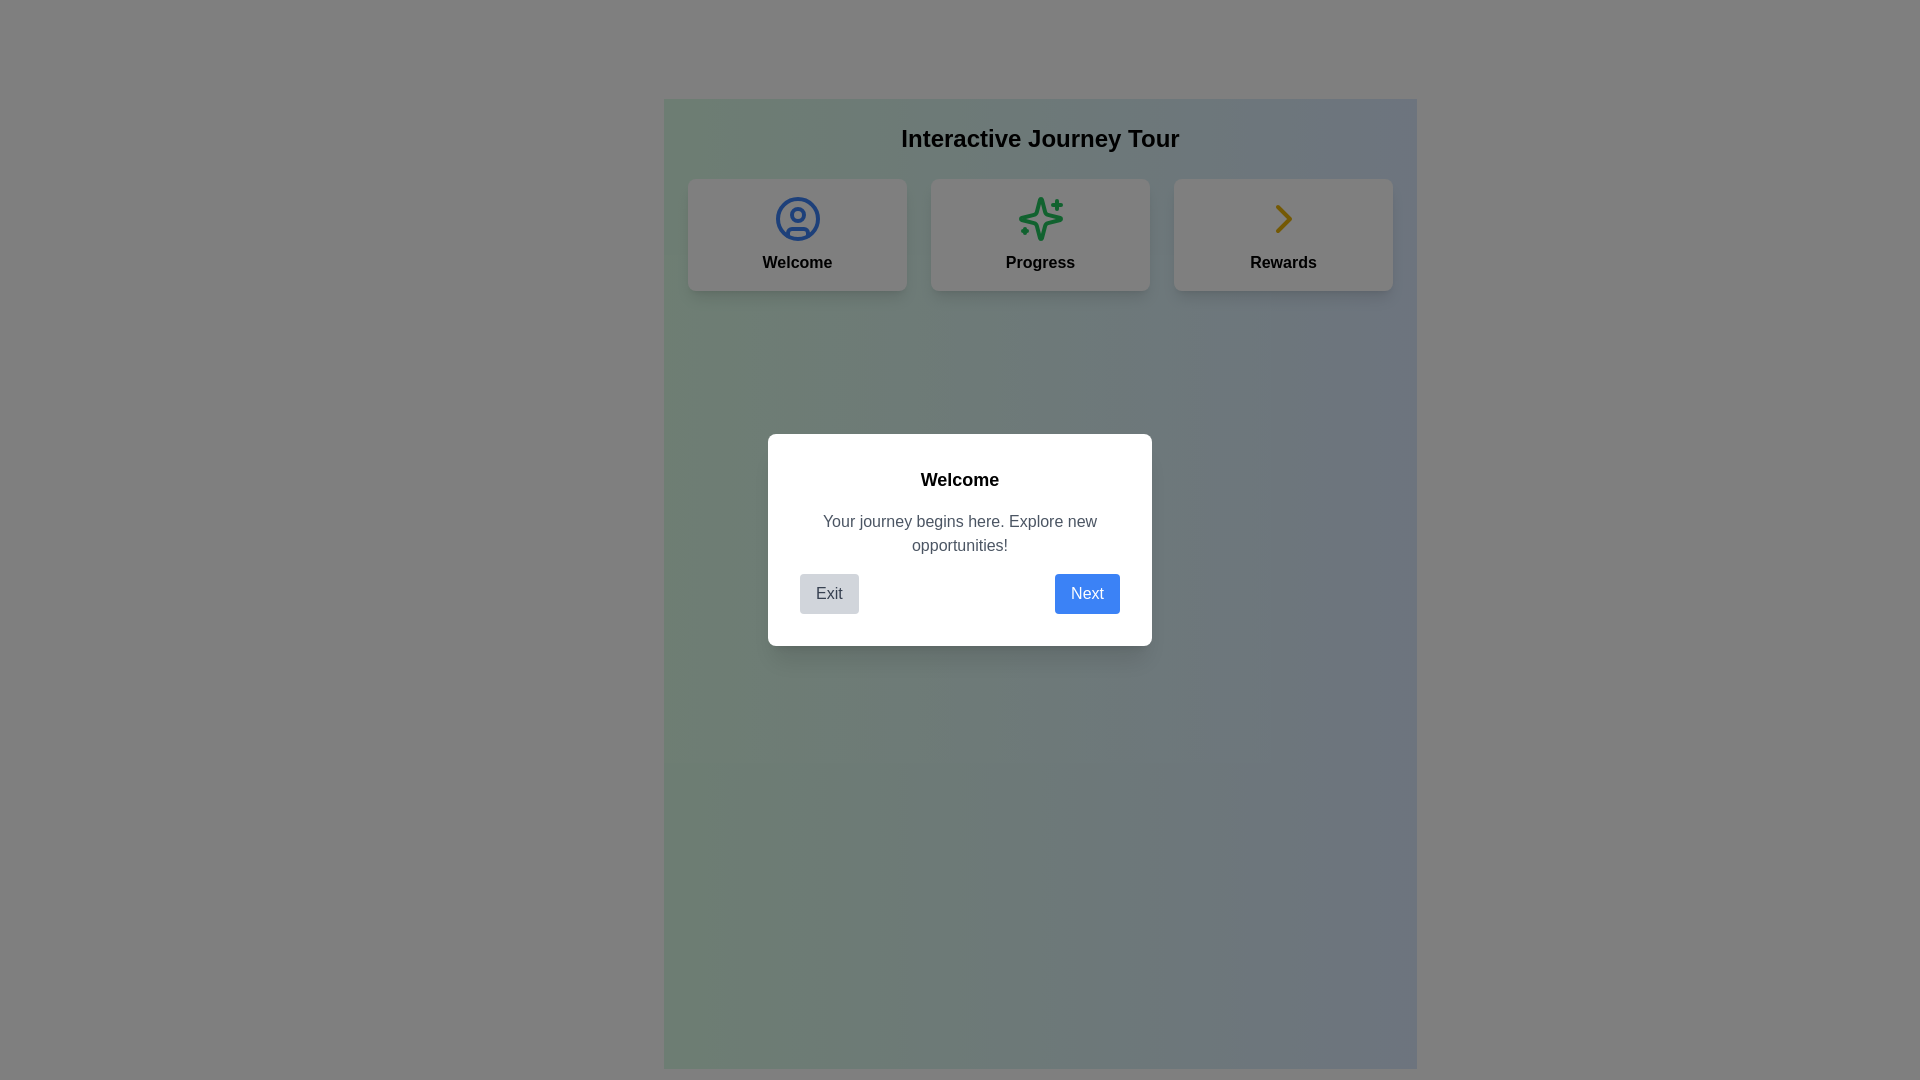  I want to click on the 'Exit' button located in the modal dialog box to terminate the current interaction, so click(829, 593).